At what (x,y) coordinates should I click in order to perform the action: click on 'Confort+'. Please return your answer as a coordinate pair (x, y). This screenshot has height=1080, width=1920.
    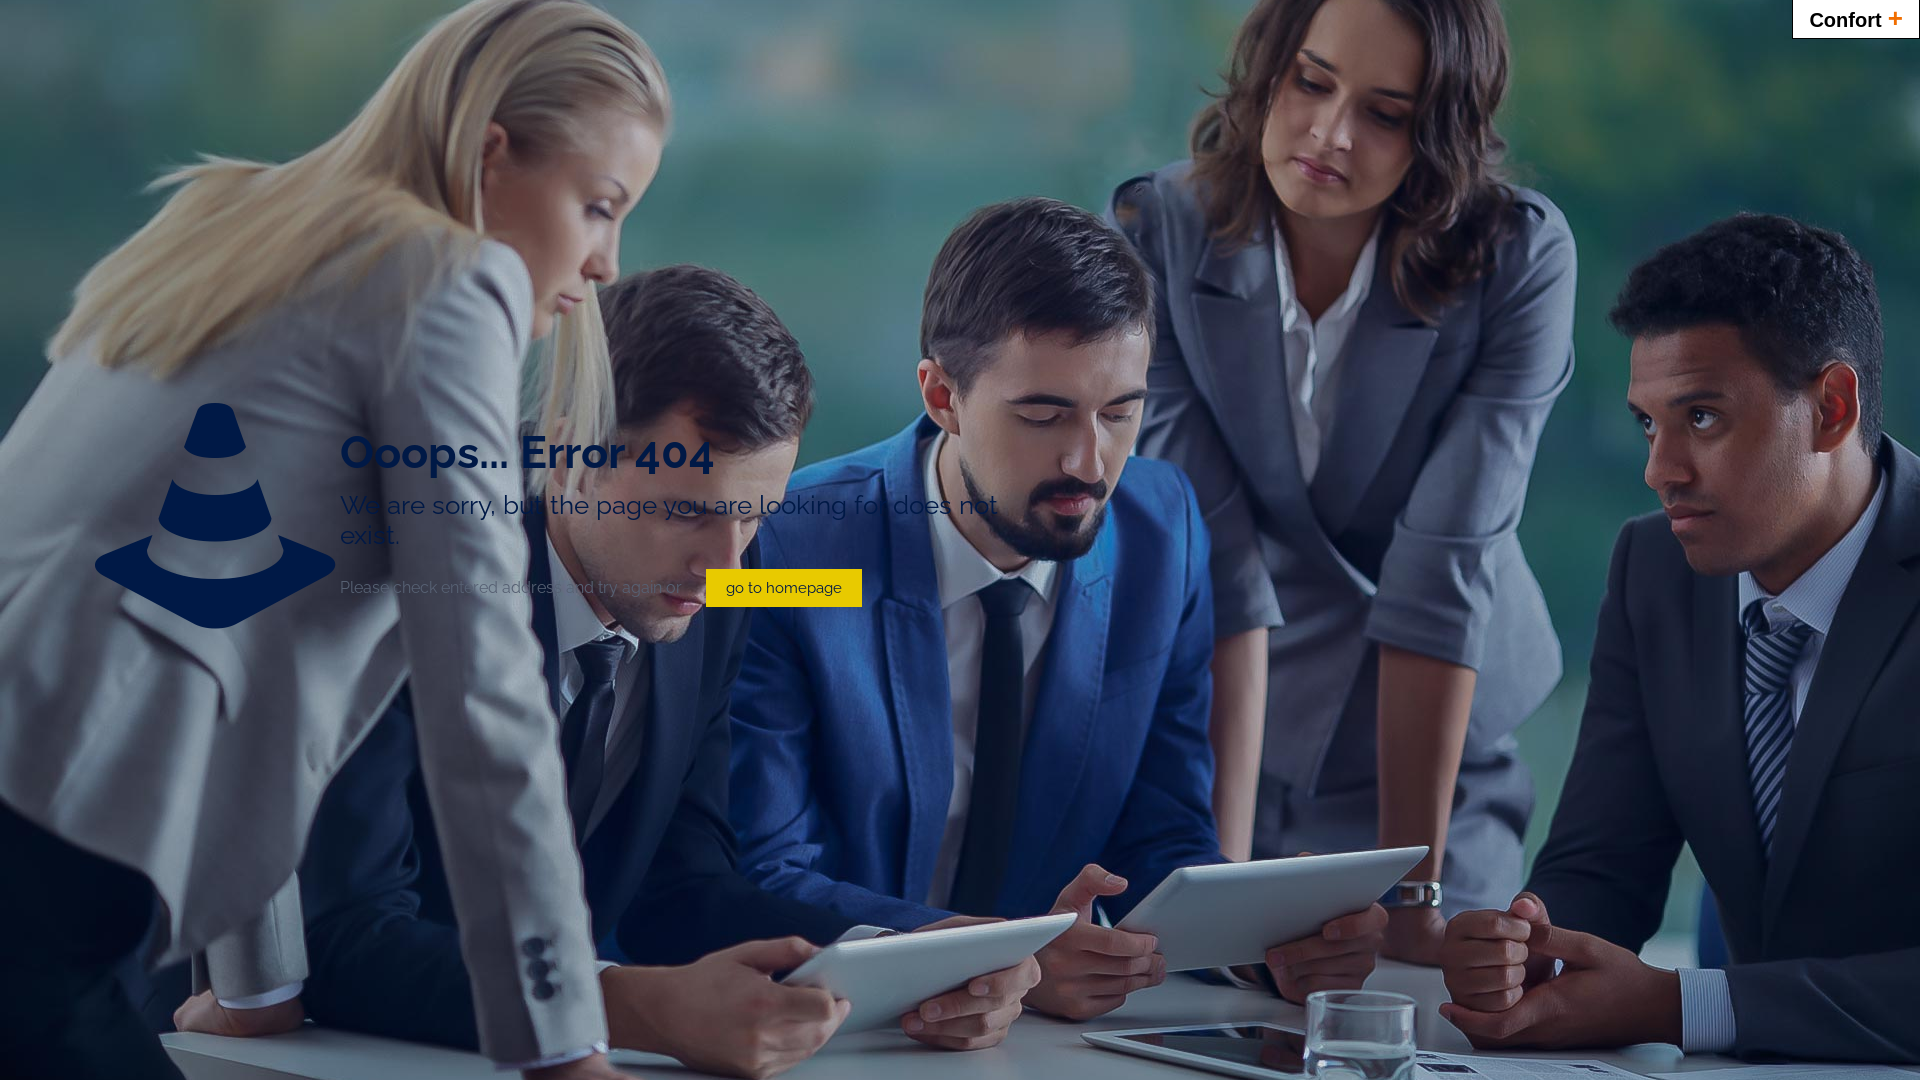
    Looking at the image, I should click on (1855, 19).